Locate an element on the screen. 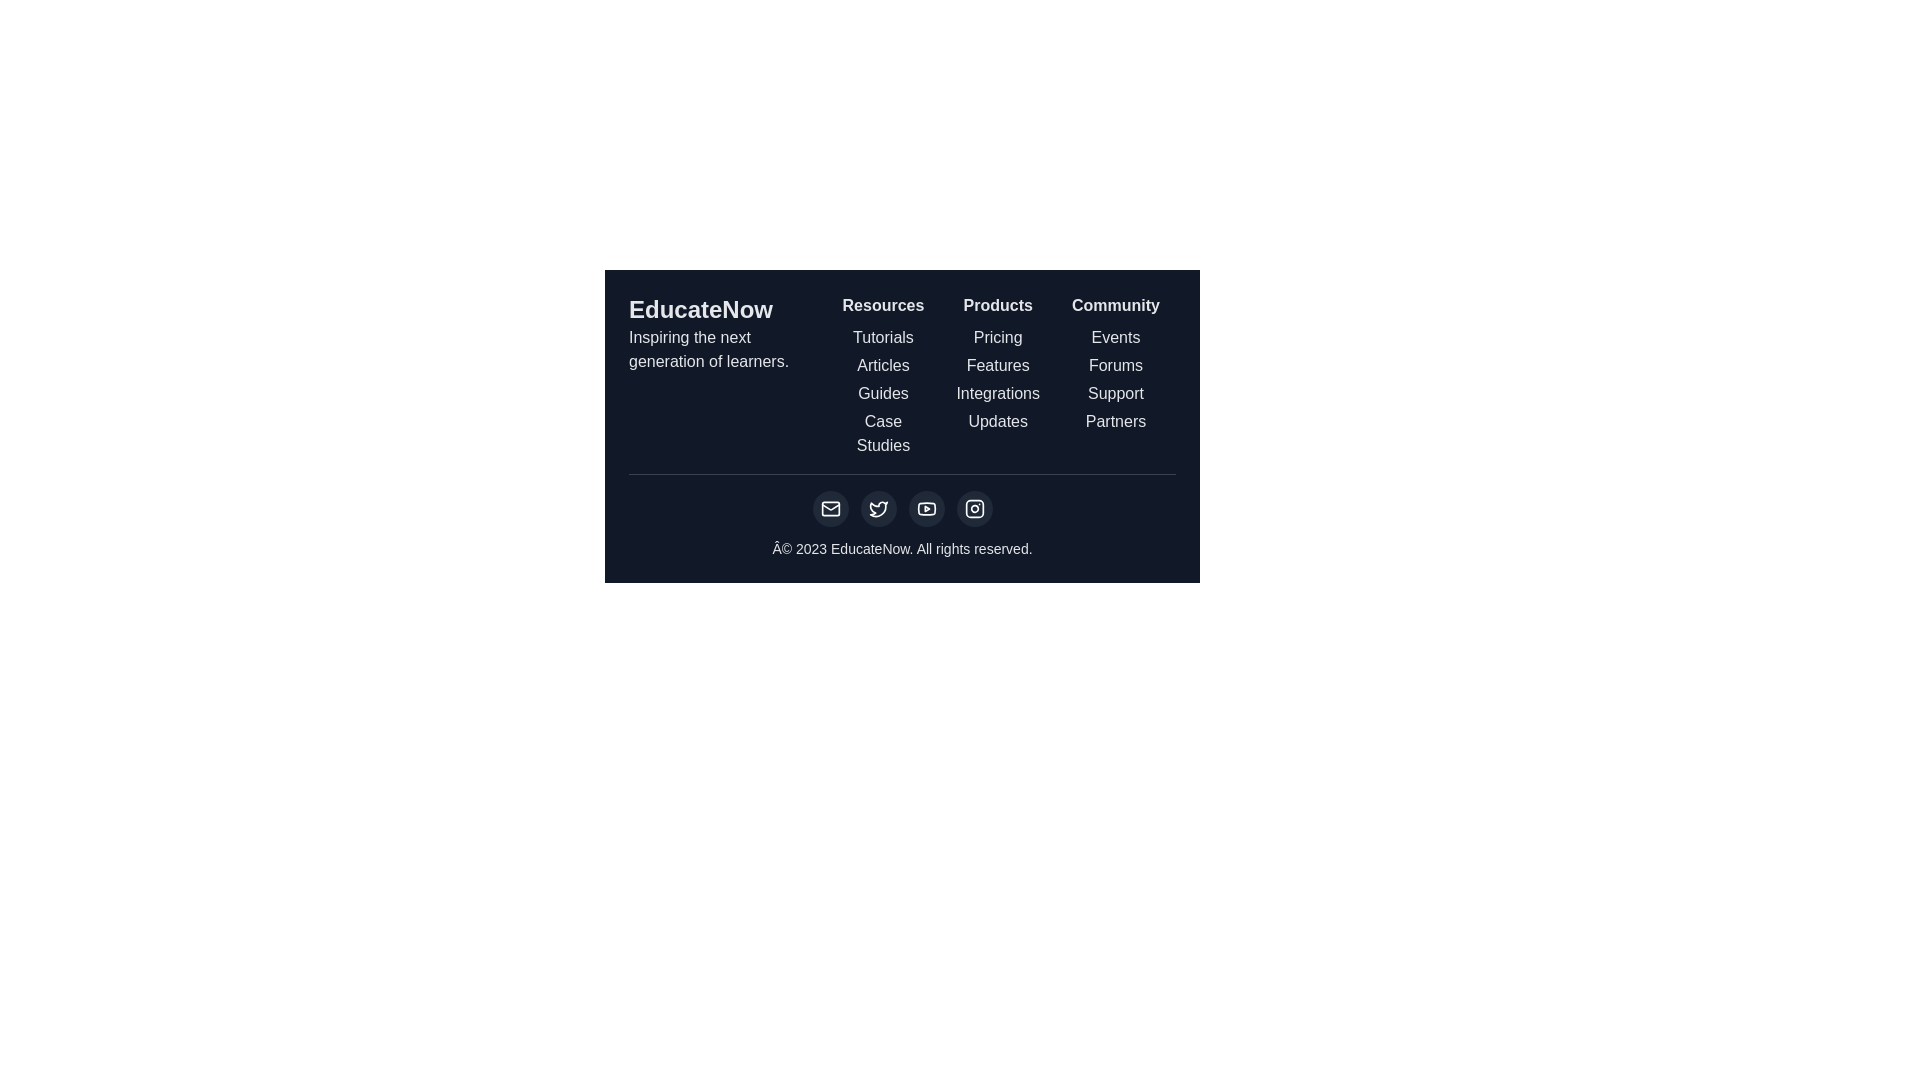 This screenshot has height=1080, width=1920. each sub-item in the Interactive List under the title 'Resources', which includes 'Tutorials', 'Articles', 'Guides', and 'Case Studies' is located at coordinates (882, 375).